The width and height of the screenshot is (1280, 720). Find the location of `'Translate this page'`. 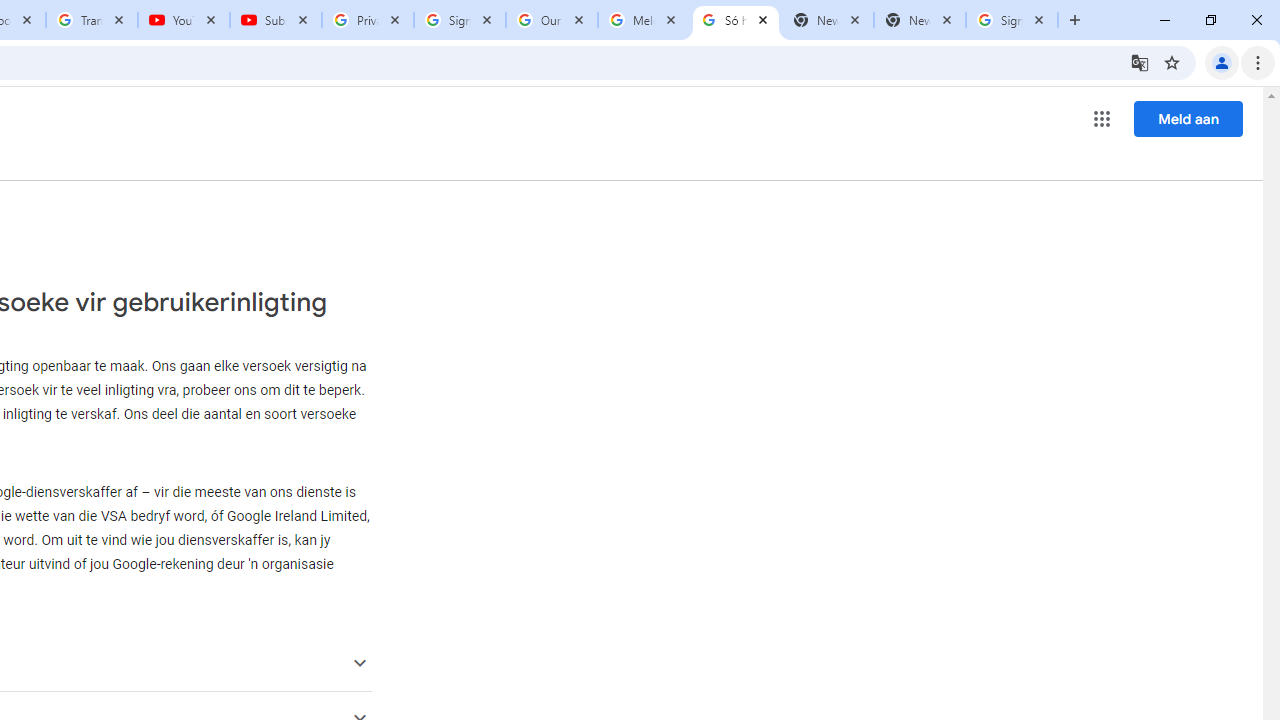

'Translate this page' is located at coordinates (1139, 61).